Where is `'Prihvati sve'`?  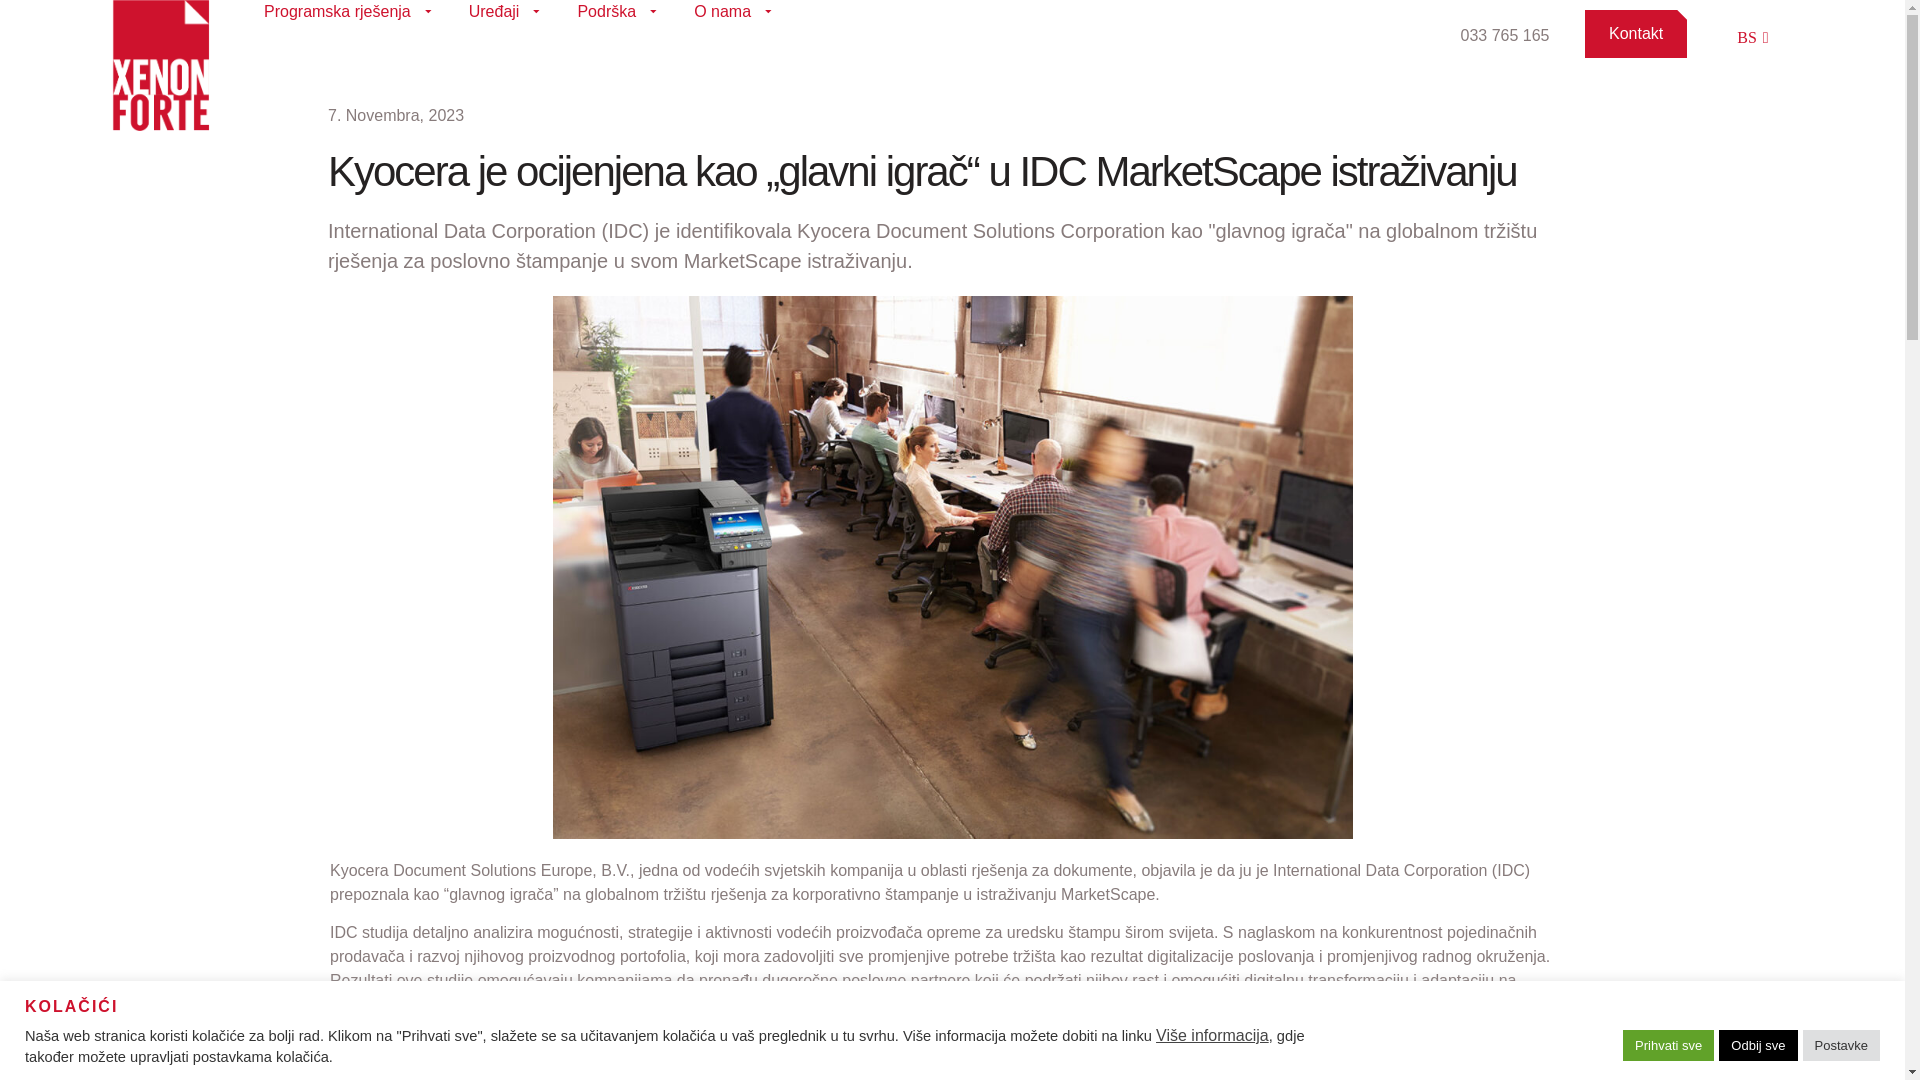
'Prihvati sve' is located at coordinates (1668, 1044).